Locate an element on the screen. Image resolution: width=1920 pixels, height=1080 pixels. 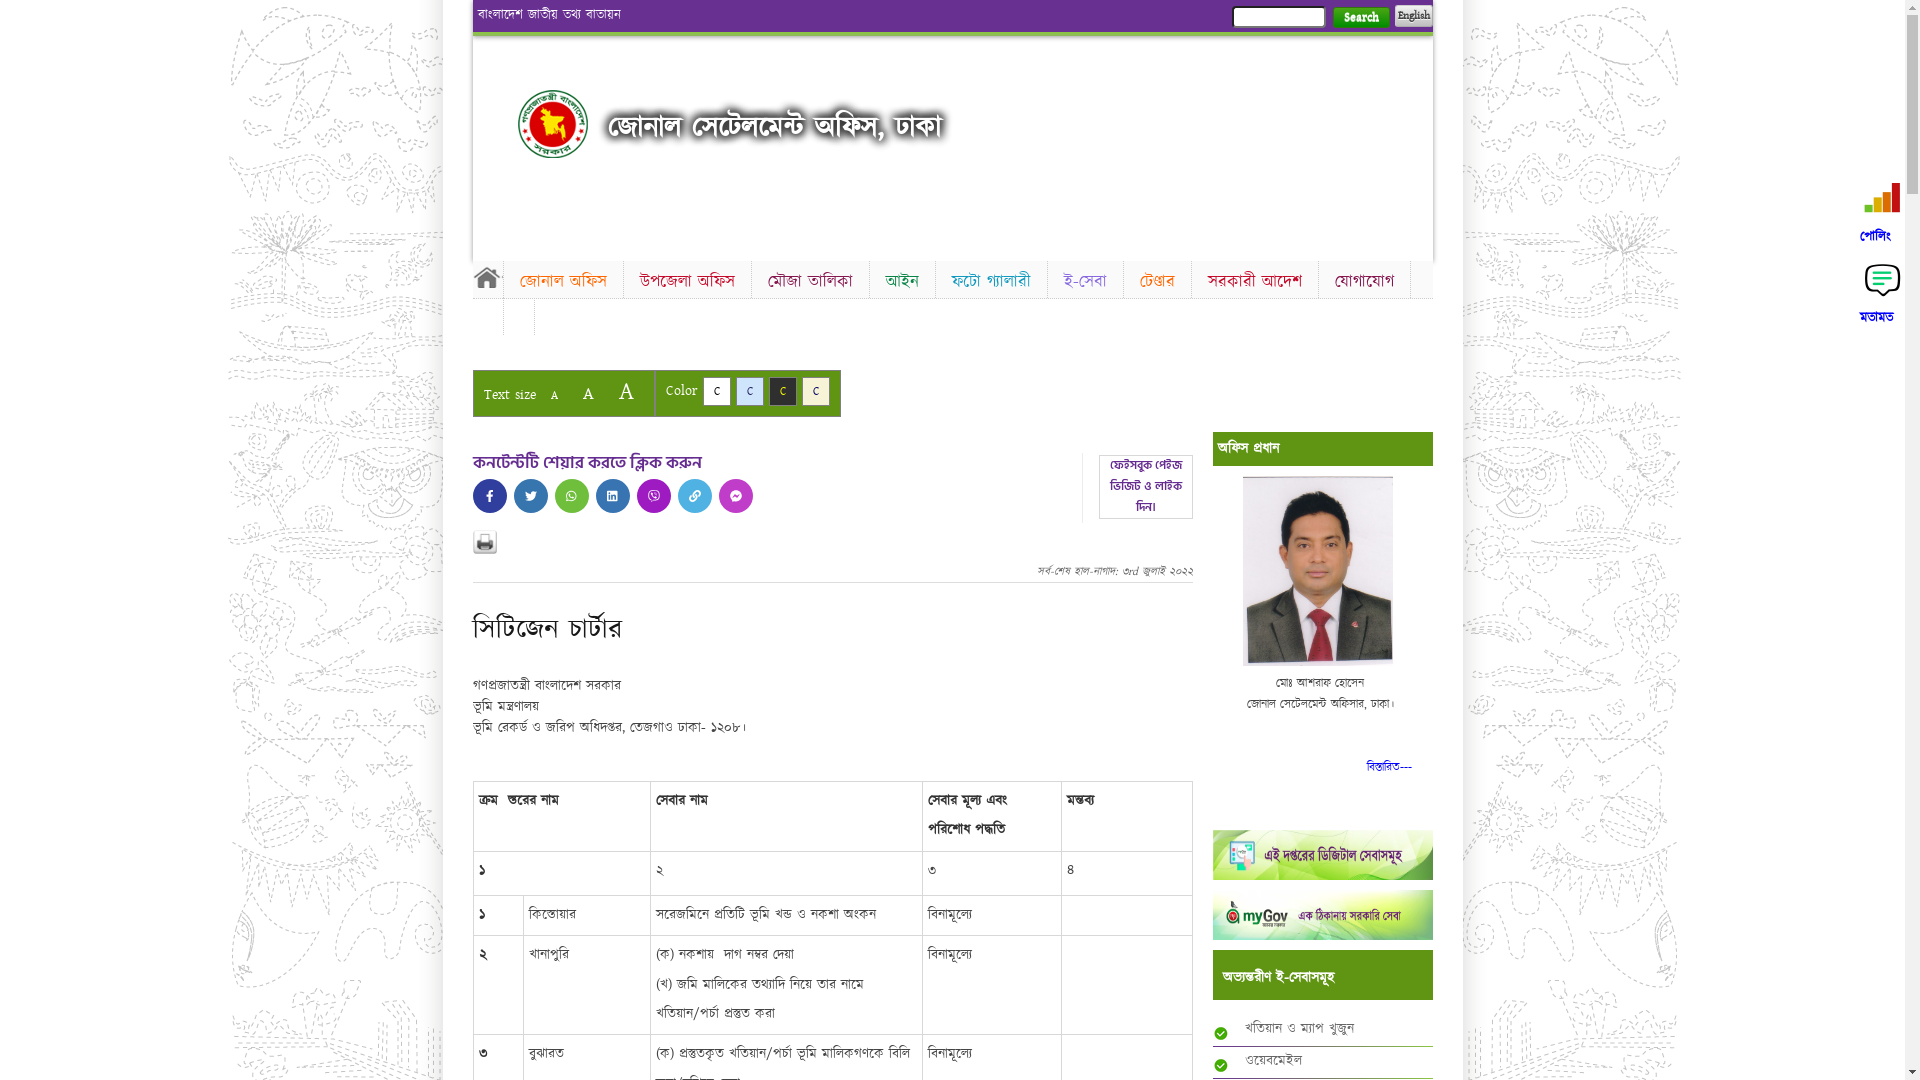
'C' is located at coordinates (701, 391).